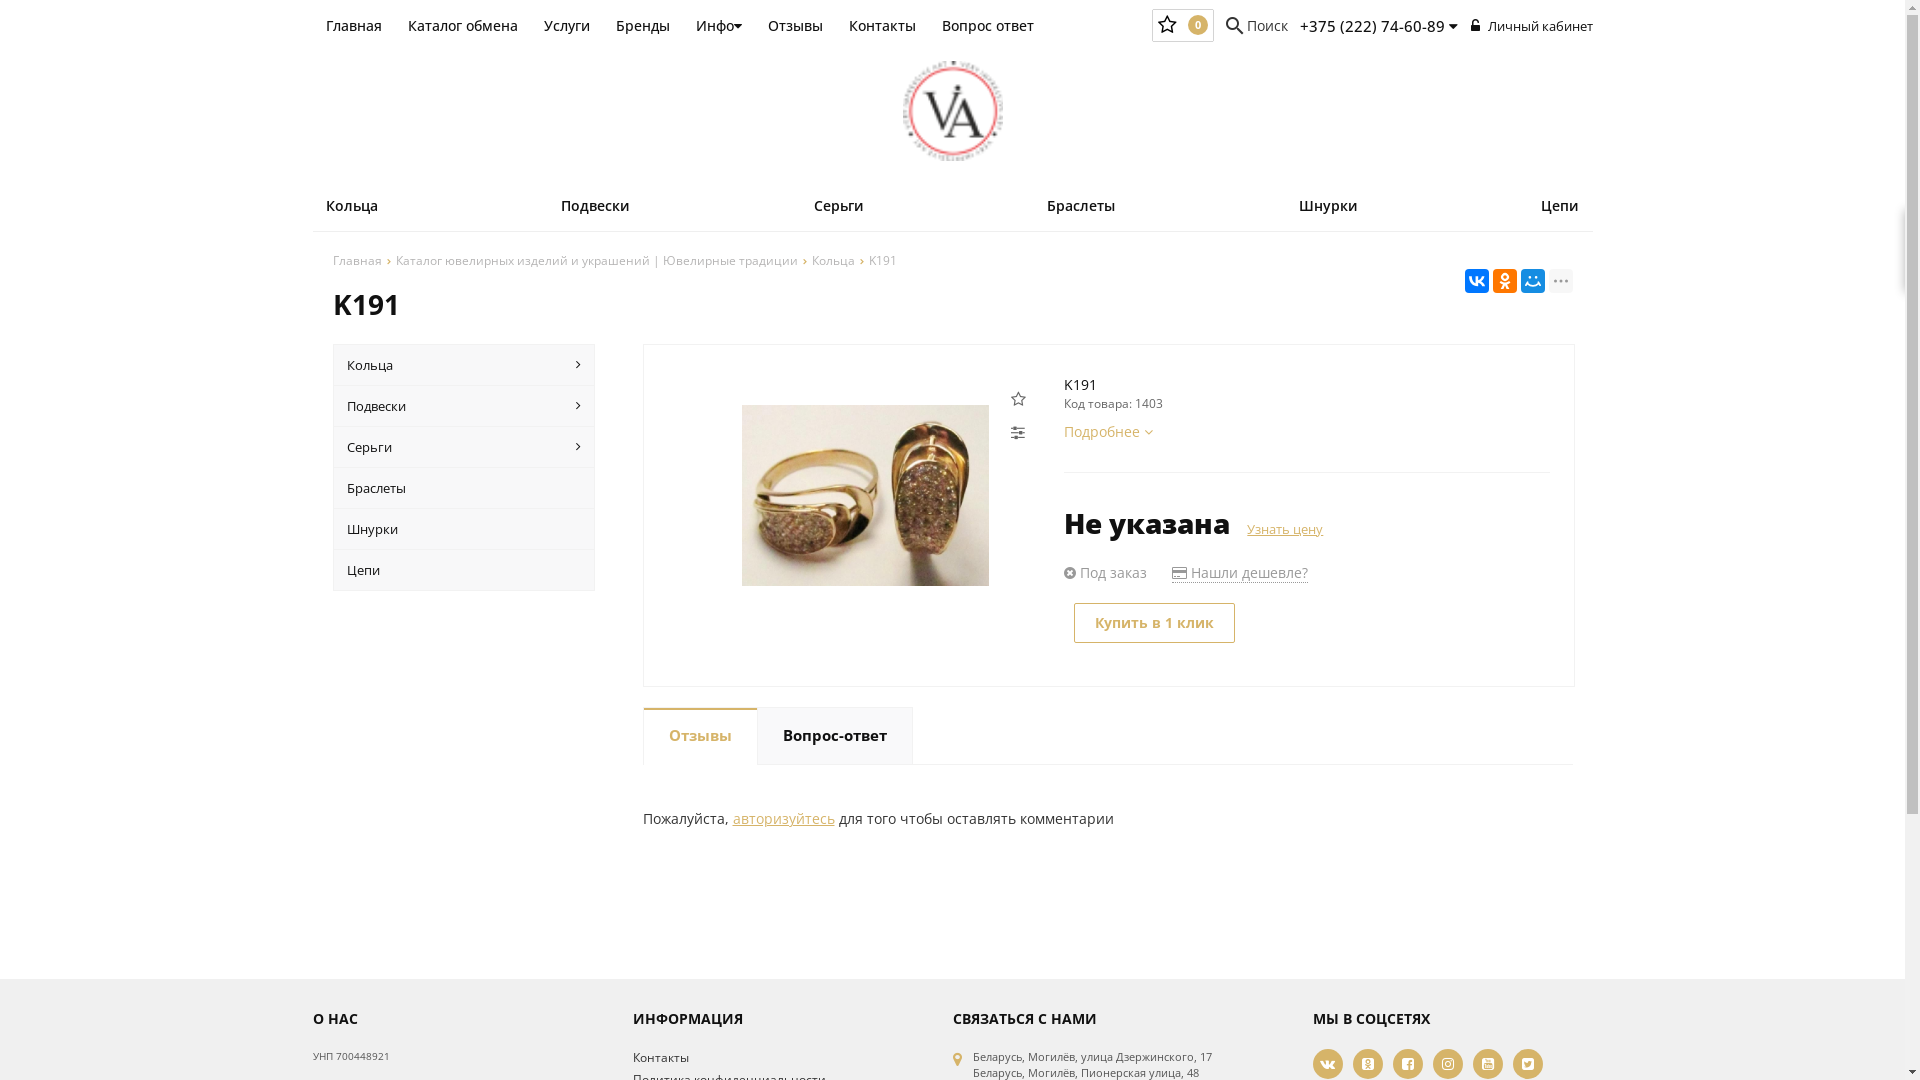 This screenshot has width=1920, height=1080. Describe the element at coordinates (1378, 26) in the screenshot. I see `'+375 (222) 74-60-89'` at that location.